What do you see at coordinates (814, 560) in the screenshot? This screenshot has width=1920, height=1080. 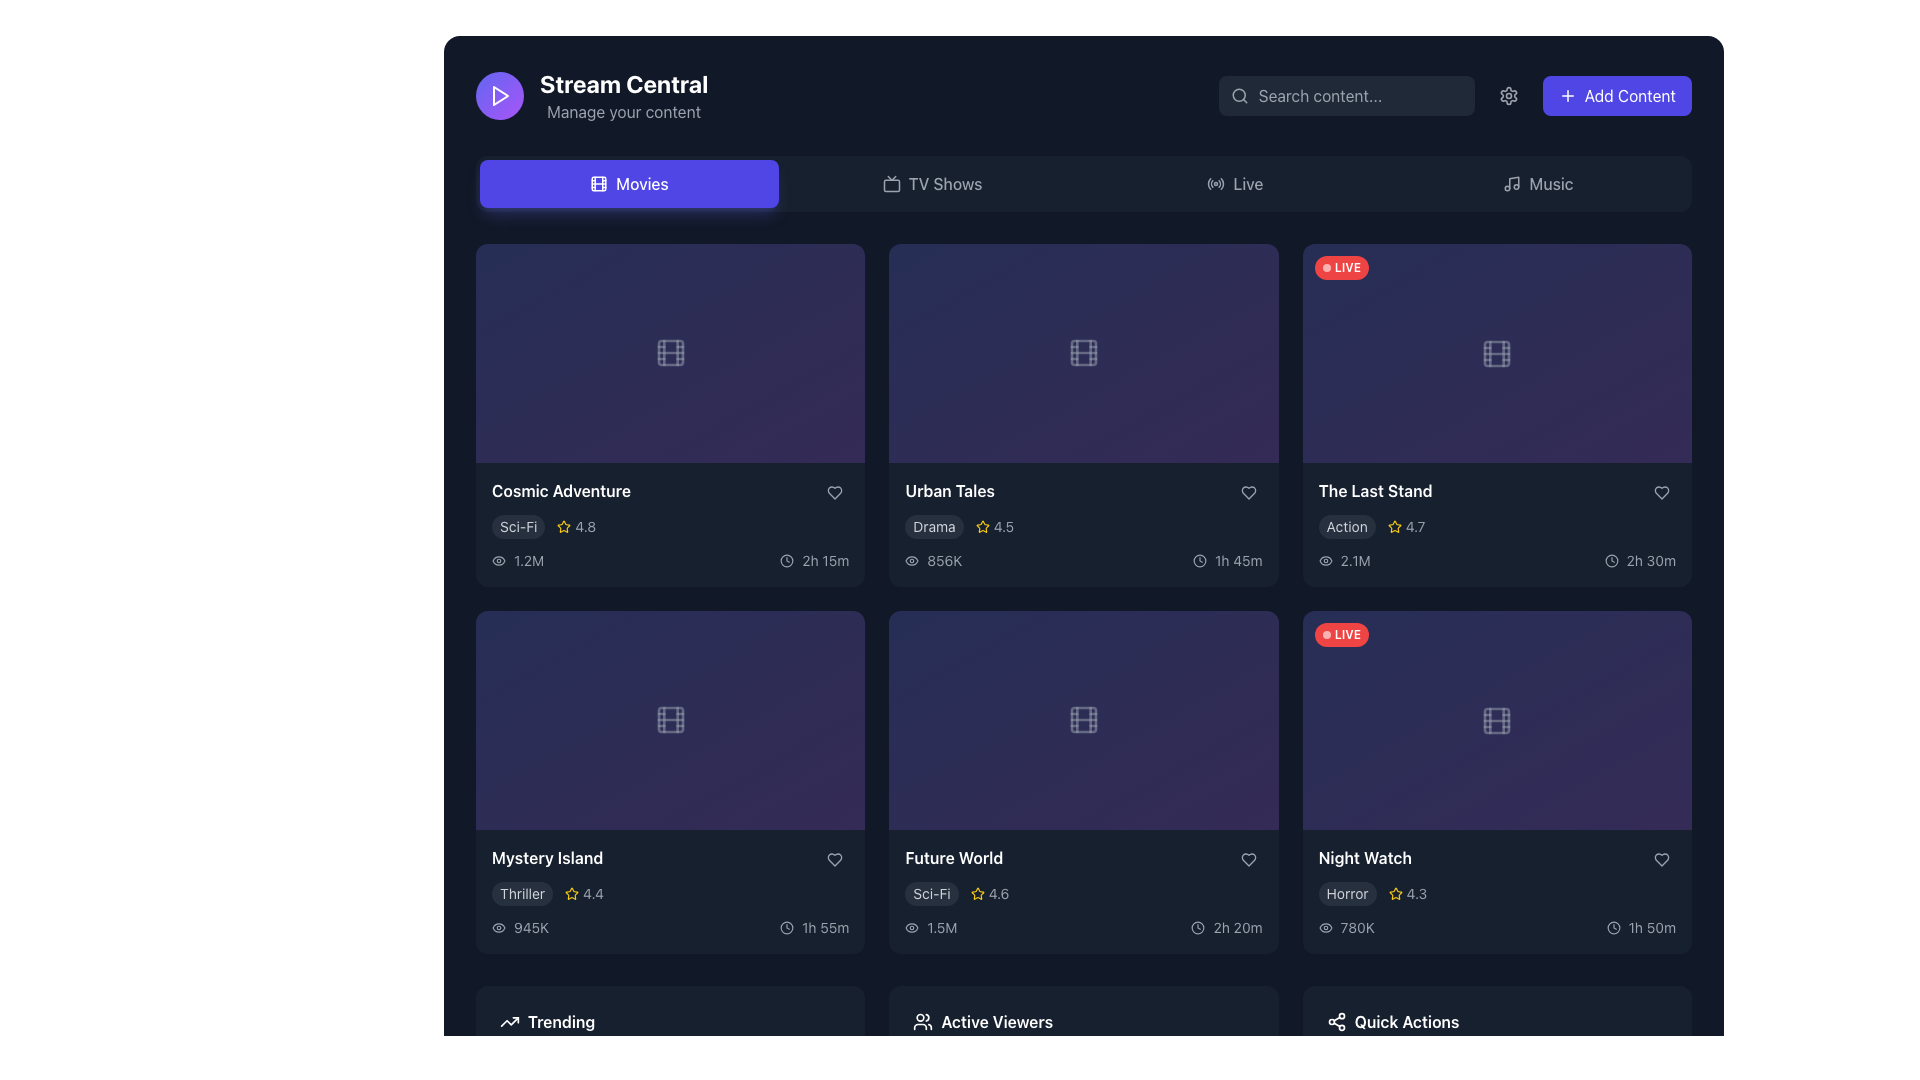 I see `text '2h 15m' displayed next to the clock icon in the bottom-right area of the 'Cosmic Adventure' movie card` at bounding box center [814, 560].